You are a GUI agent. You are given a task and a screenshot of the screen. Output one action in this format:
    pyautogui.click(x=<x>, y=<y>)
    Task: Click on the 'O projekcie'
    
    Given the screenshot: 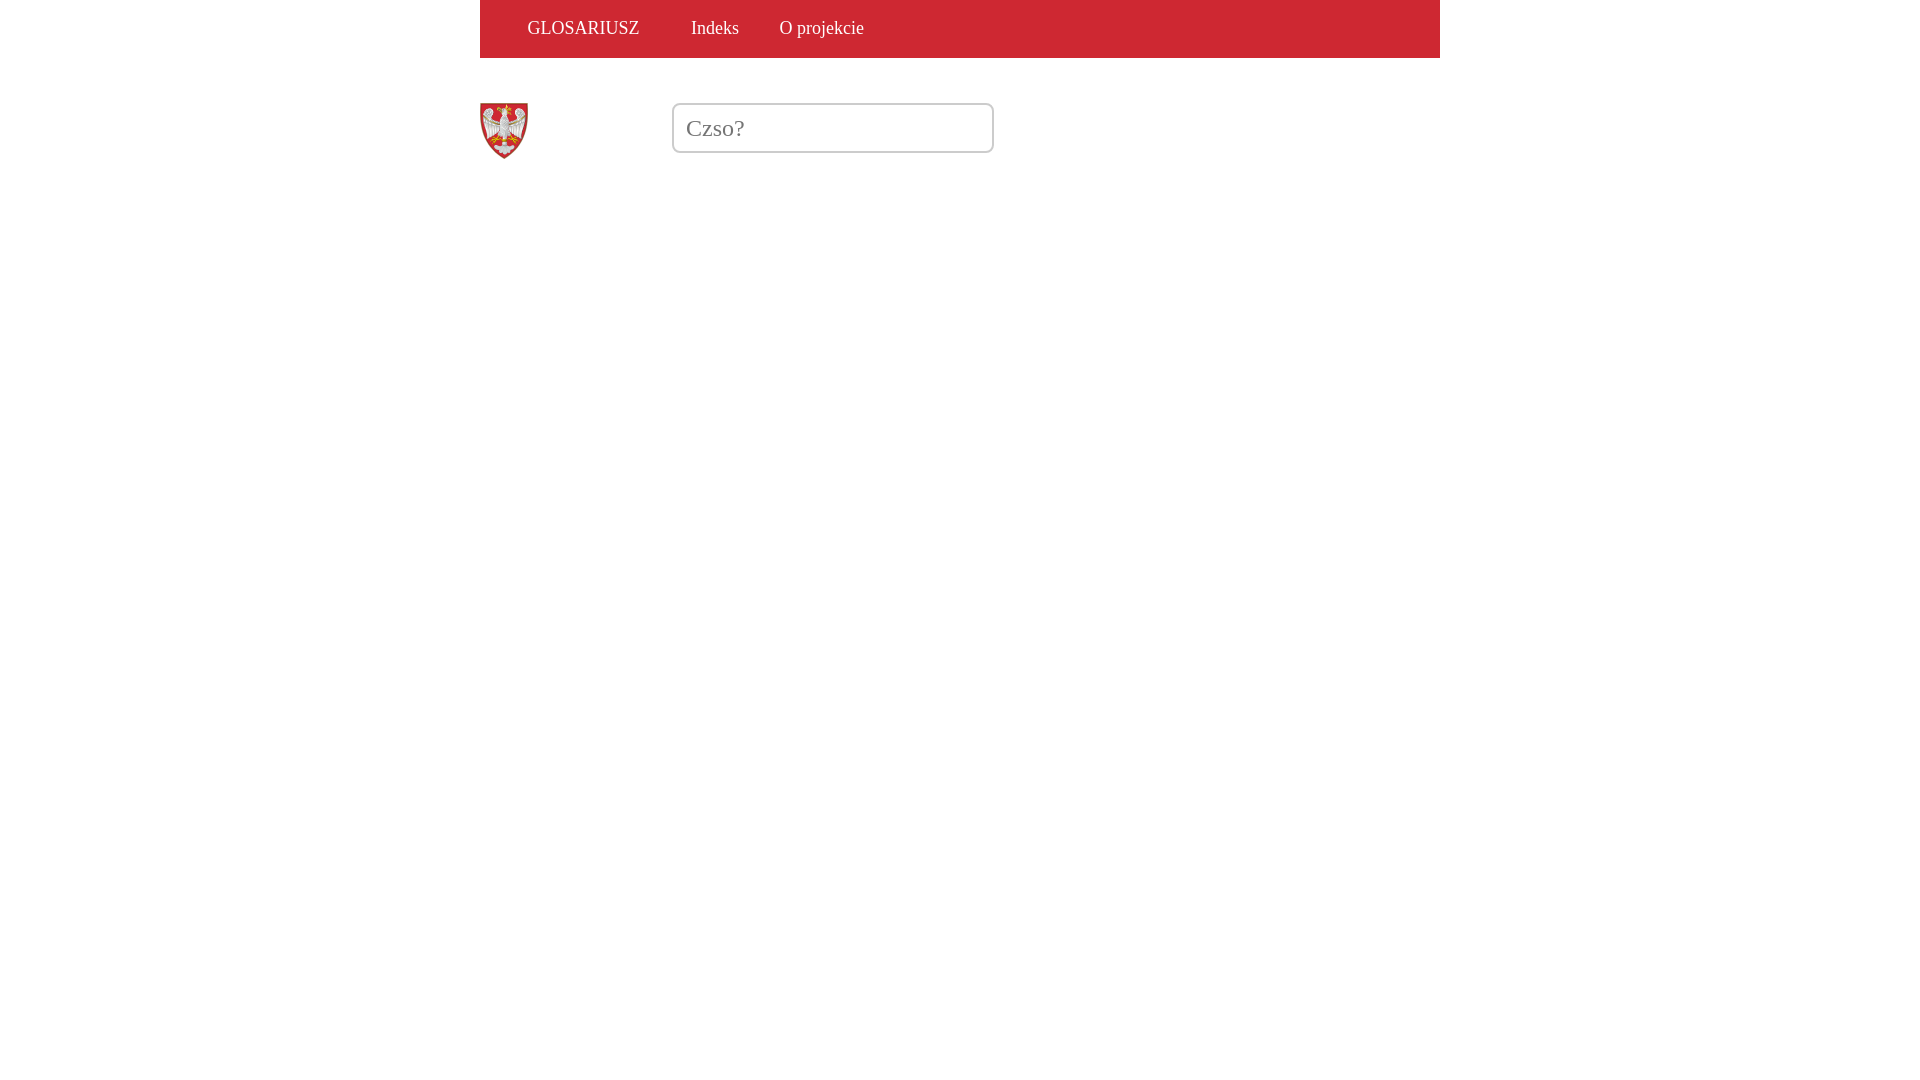 What is the action you would take?
    pyautogui.click(x=761, y=29)
    